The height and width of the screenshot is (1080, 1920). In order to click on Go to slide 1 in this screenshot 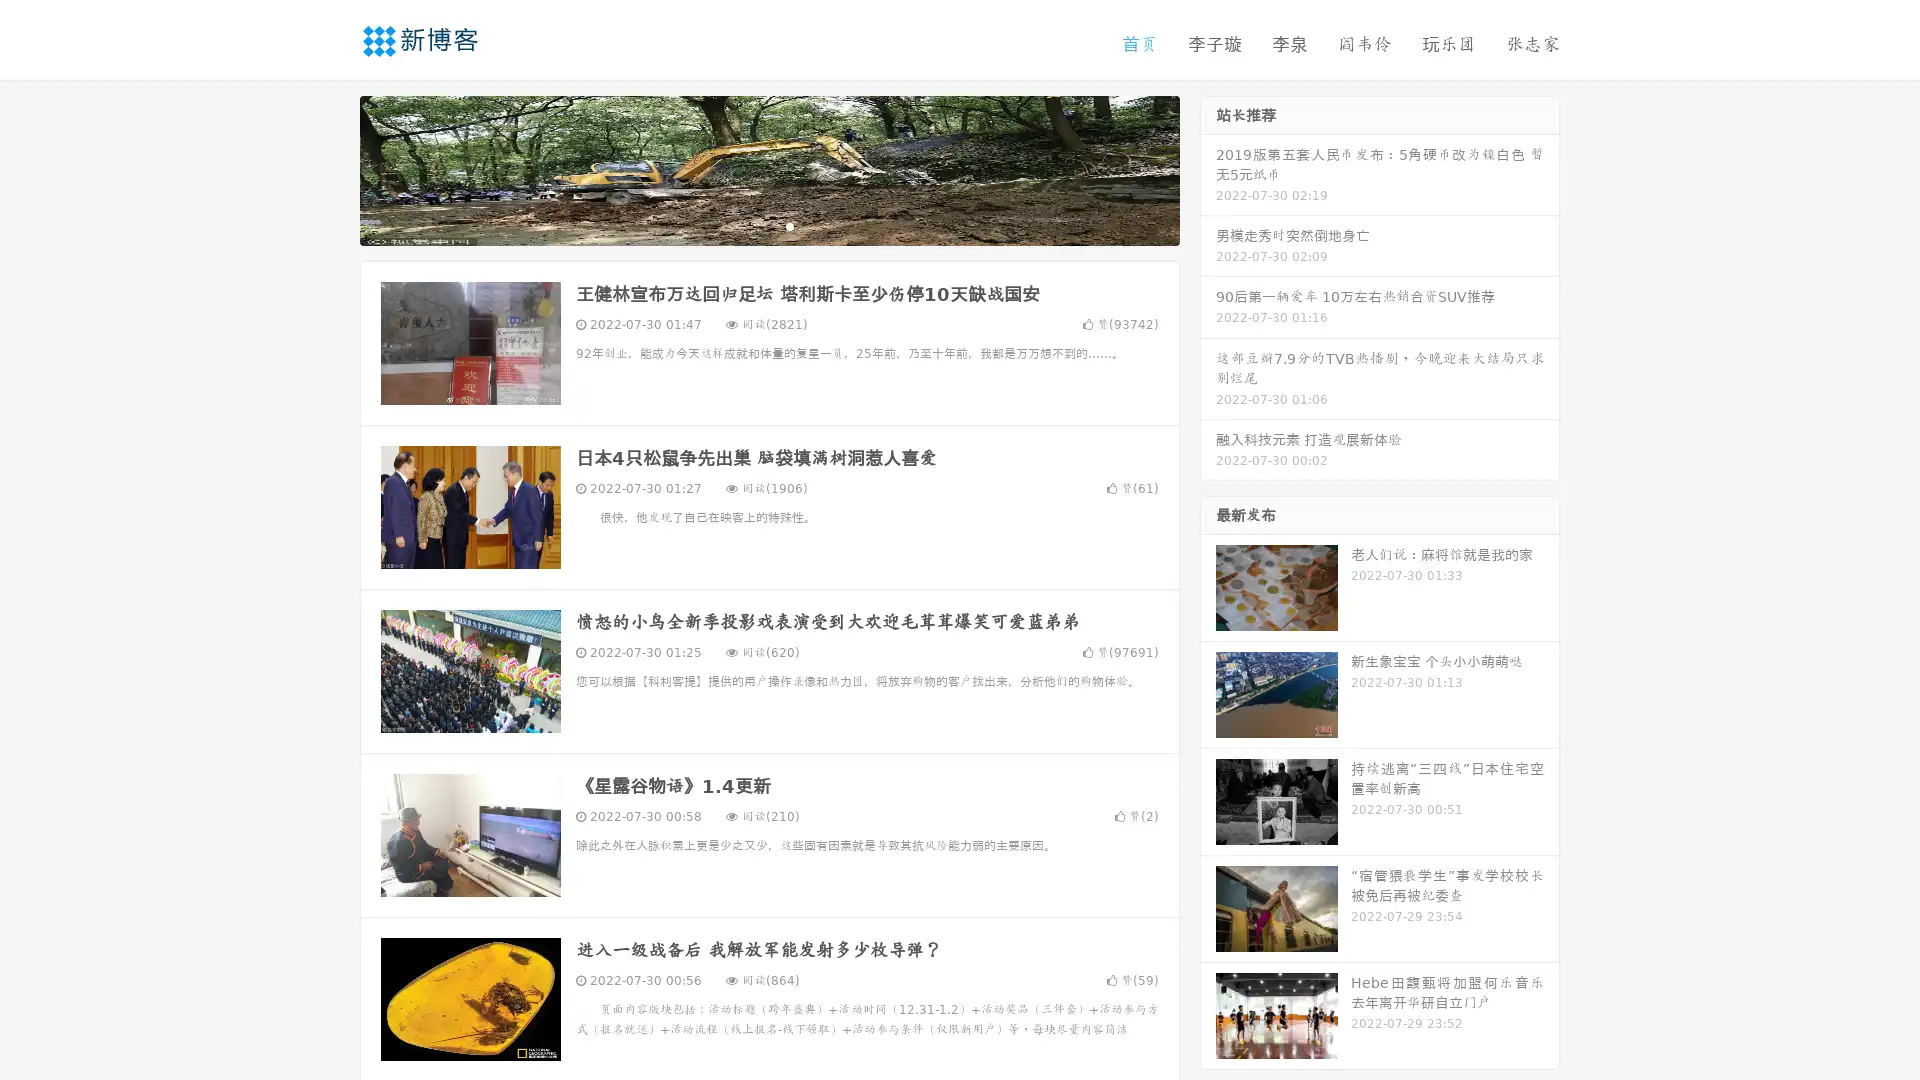, I will do `click(748, 225)`.